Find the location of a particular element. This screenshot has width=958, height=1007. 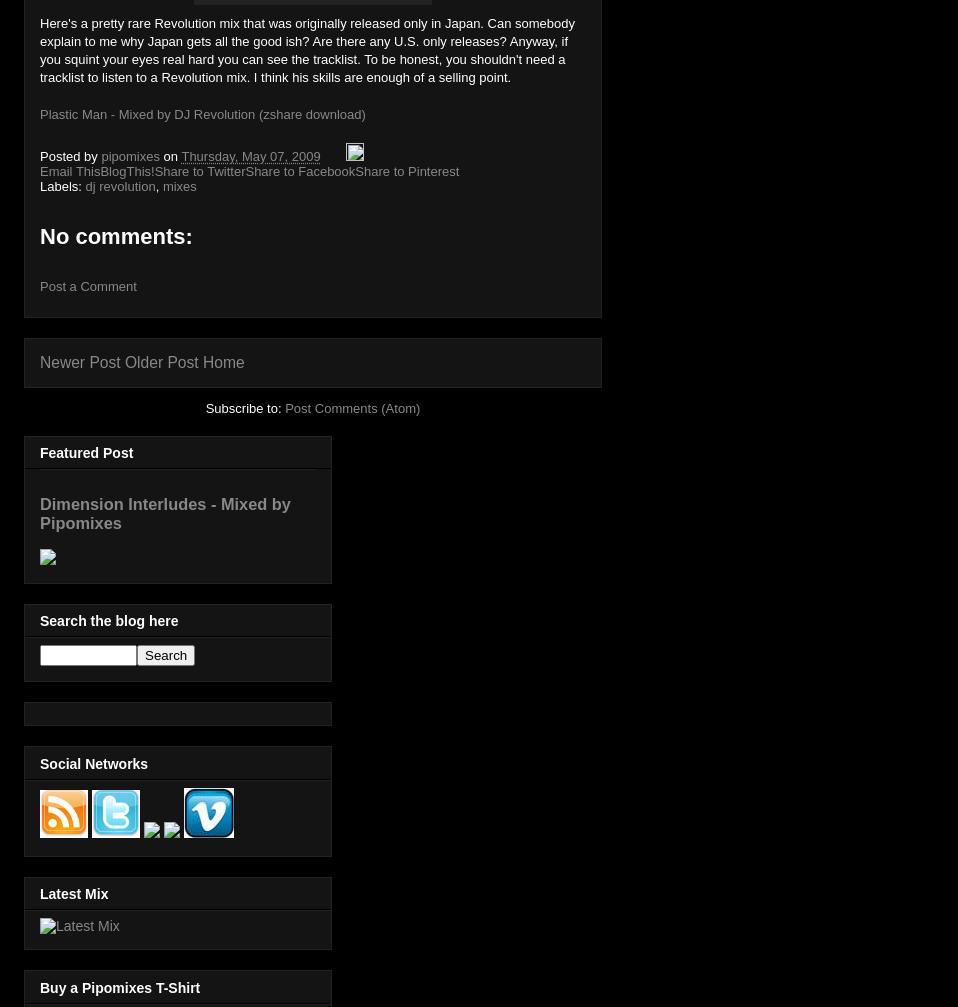

'Labels:' is located at coordinates (61, 186).